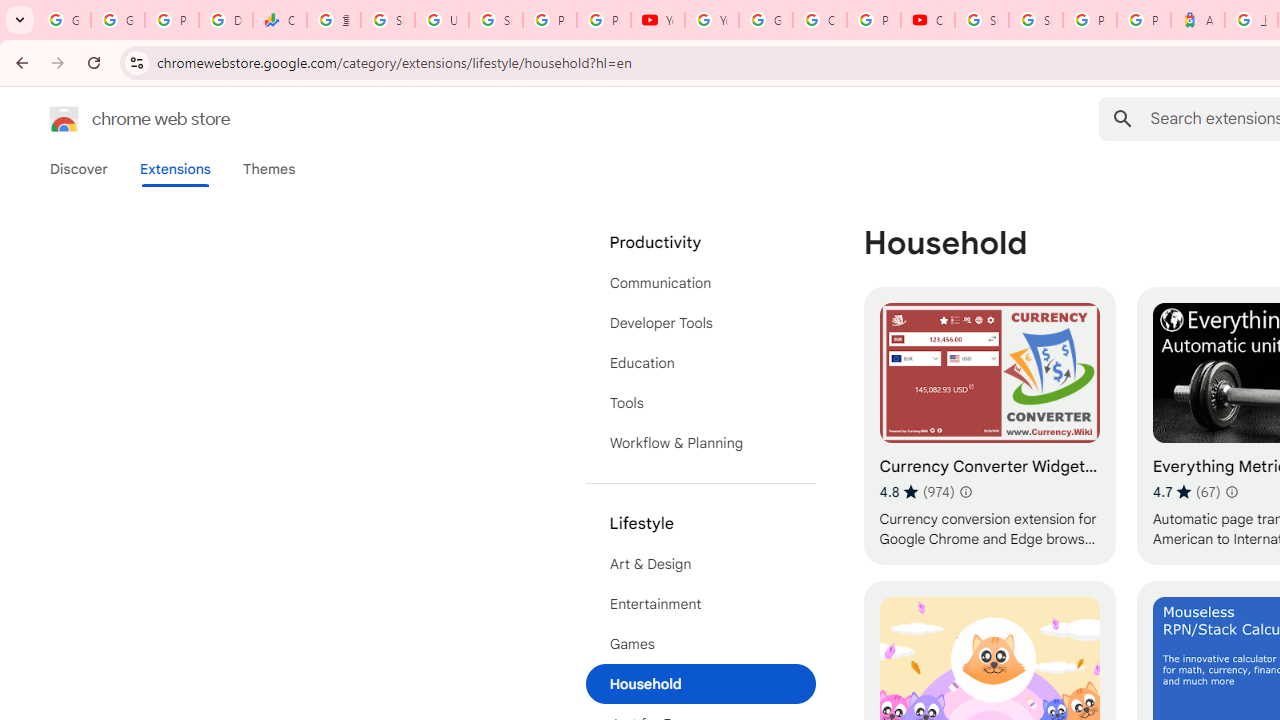  I want to click on 'Developer Tools', so click(700, 321).